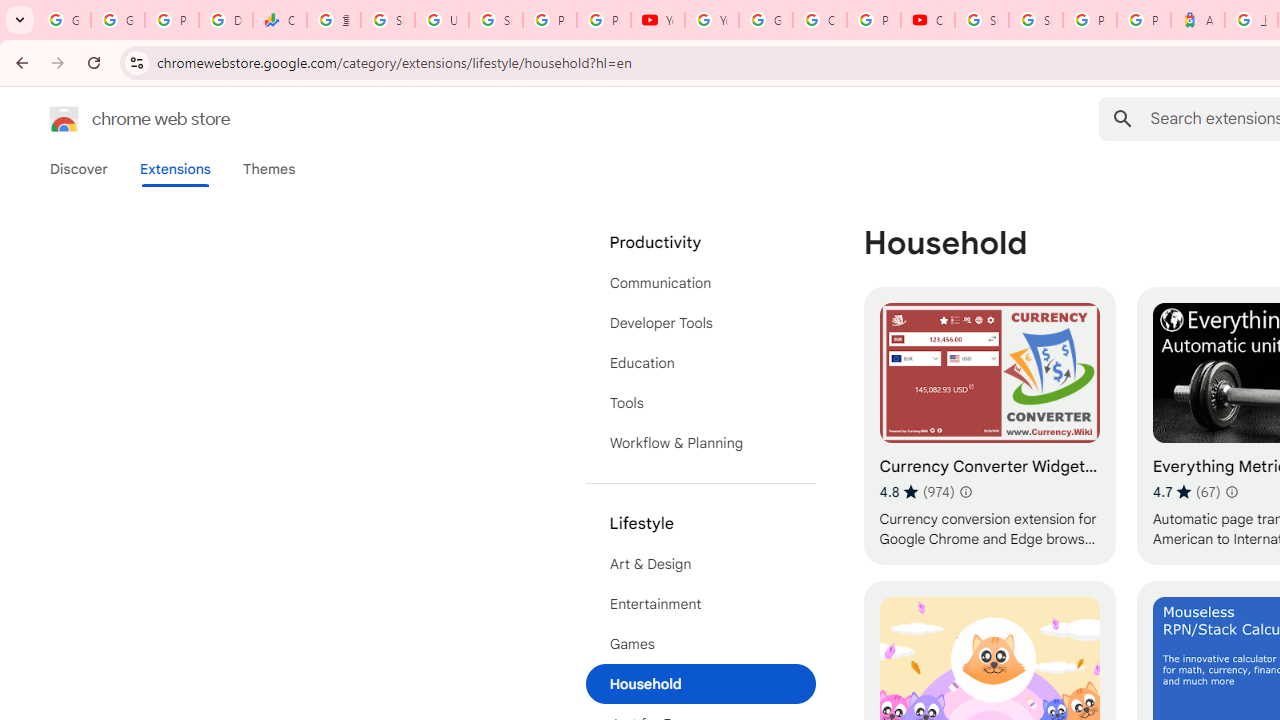  I want to click on 'Developer Tools', so click(700, 321).